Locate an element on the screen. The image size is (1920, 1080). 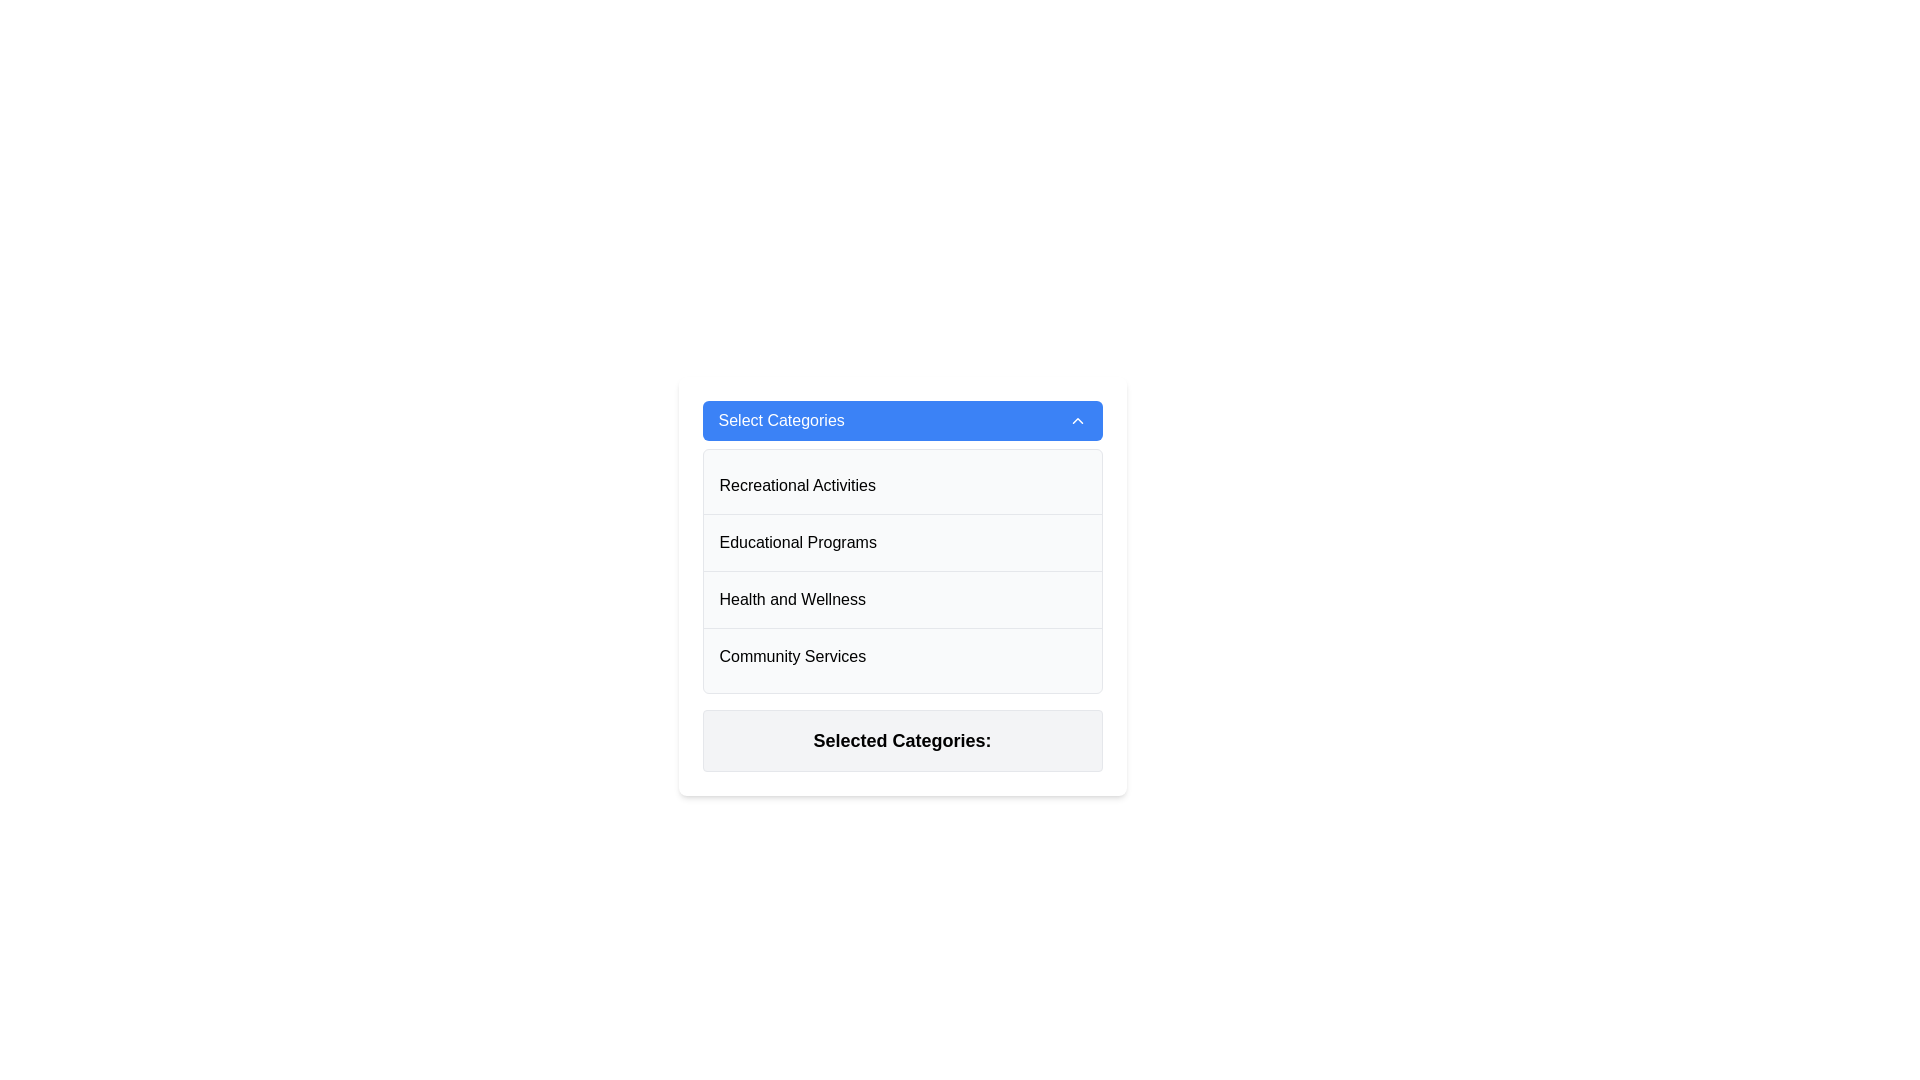
the label with the text 'Selected Categories:' which is located at the bottom of the dropdown interface, styled with a light gray background and rounded corners is located at coordinates (901, 740).